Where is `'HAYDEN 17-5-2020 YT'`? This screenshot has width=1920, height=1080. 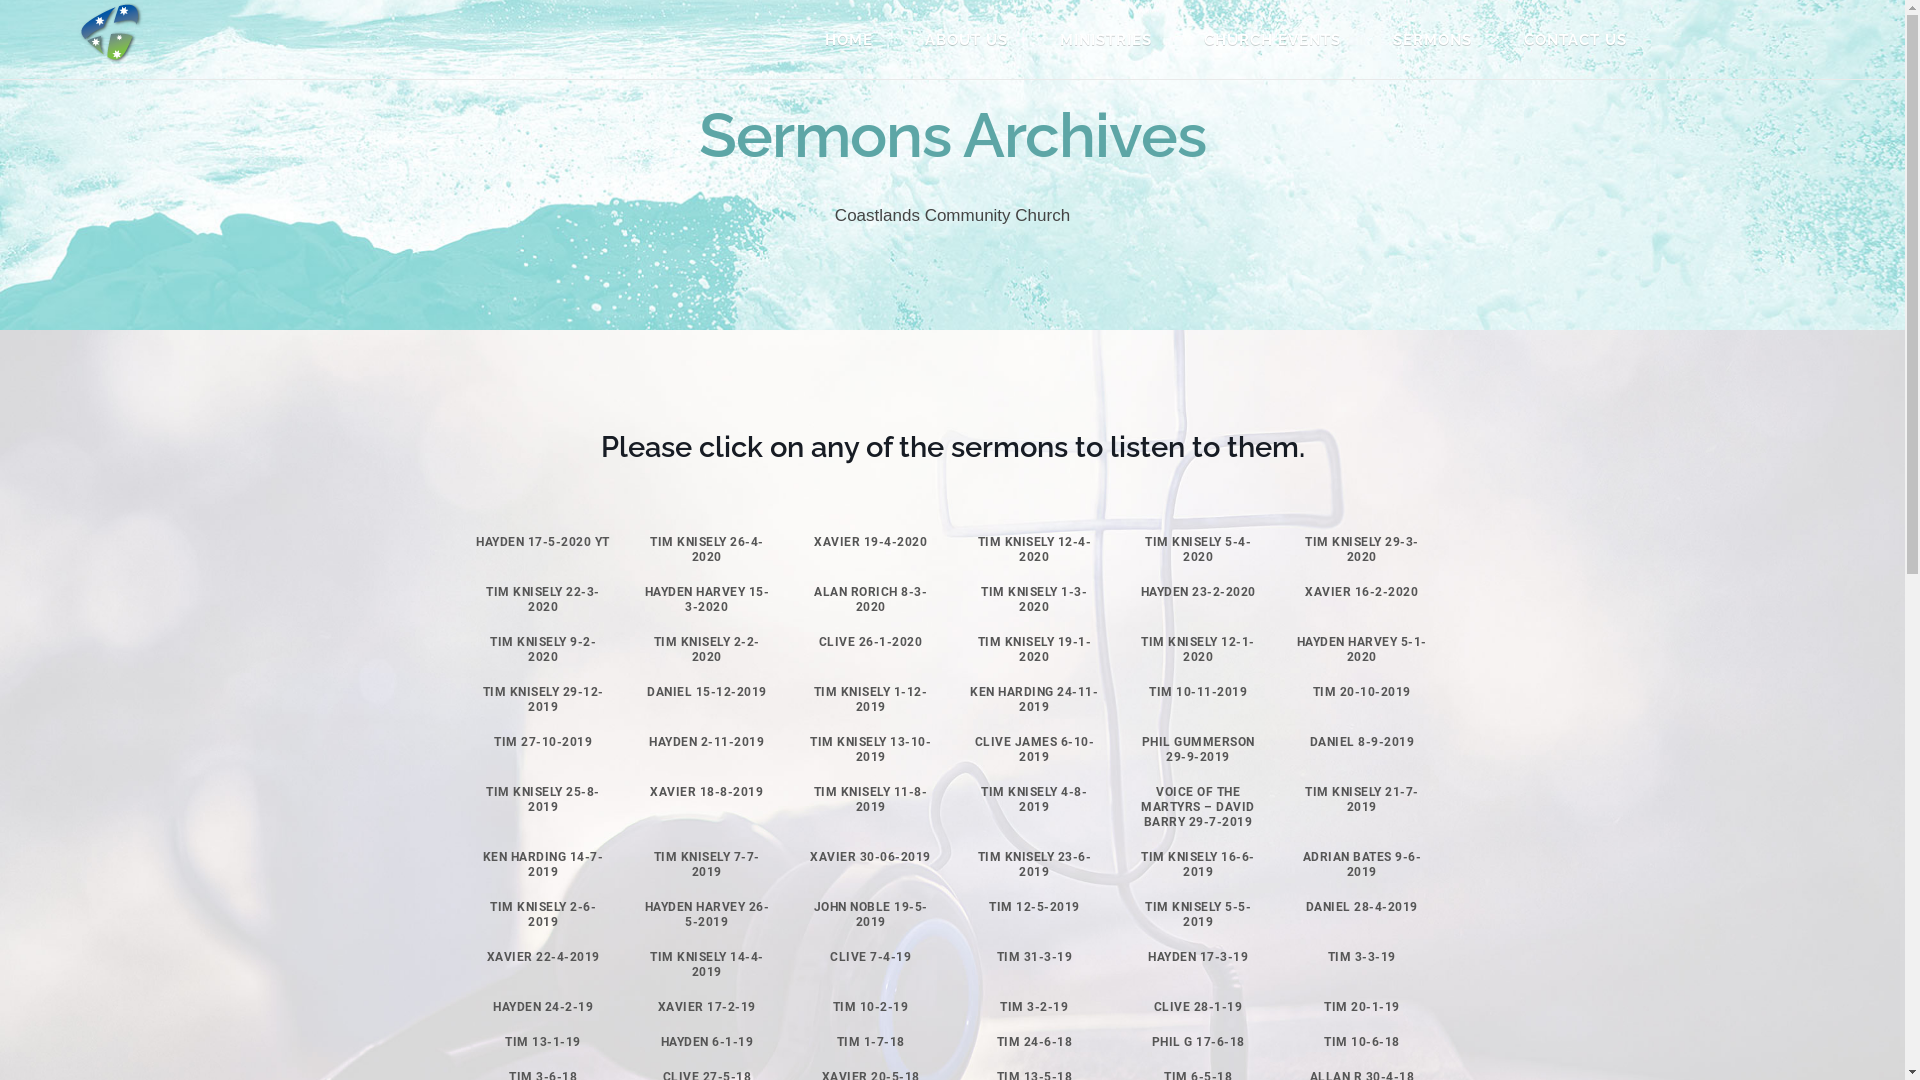 'HAYDEN 17-5-2020 YT' is located at coordinates (542, 542).